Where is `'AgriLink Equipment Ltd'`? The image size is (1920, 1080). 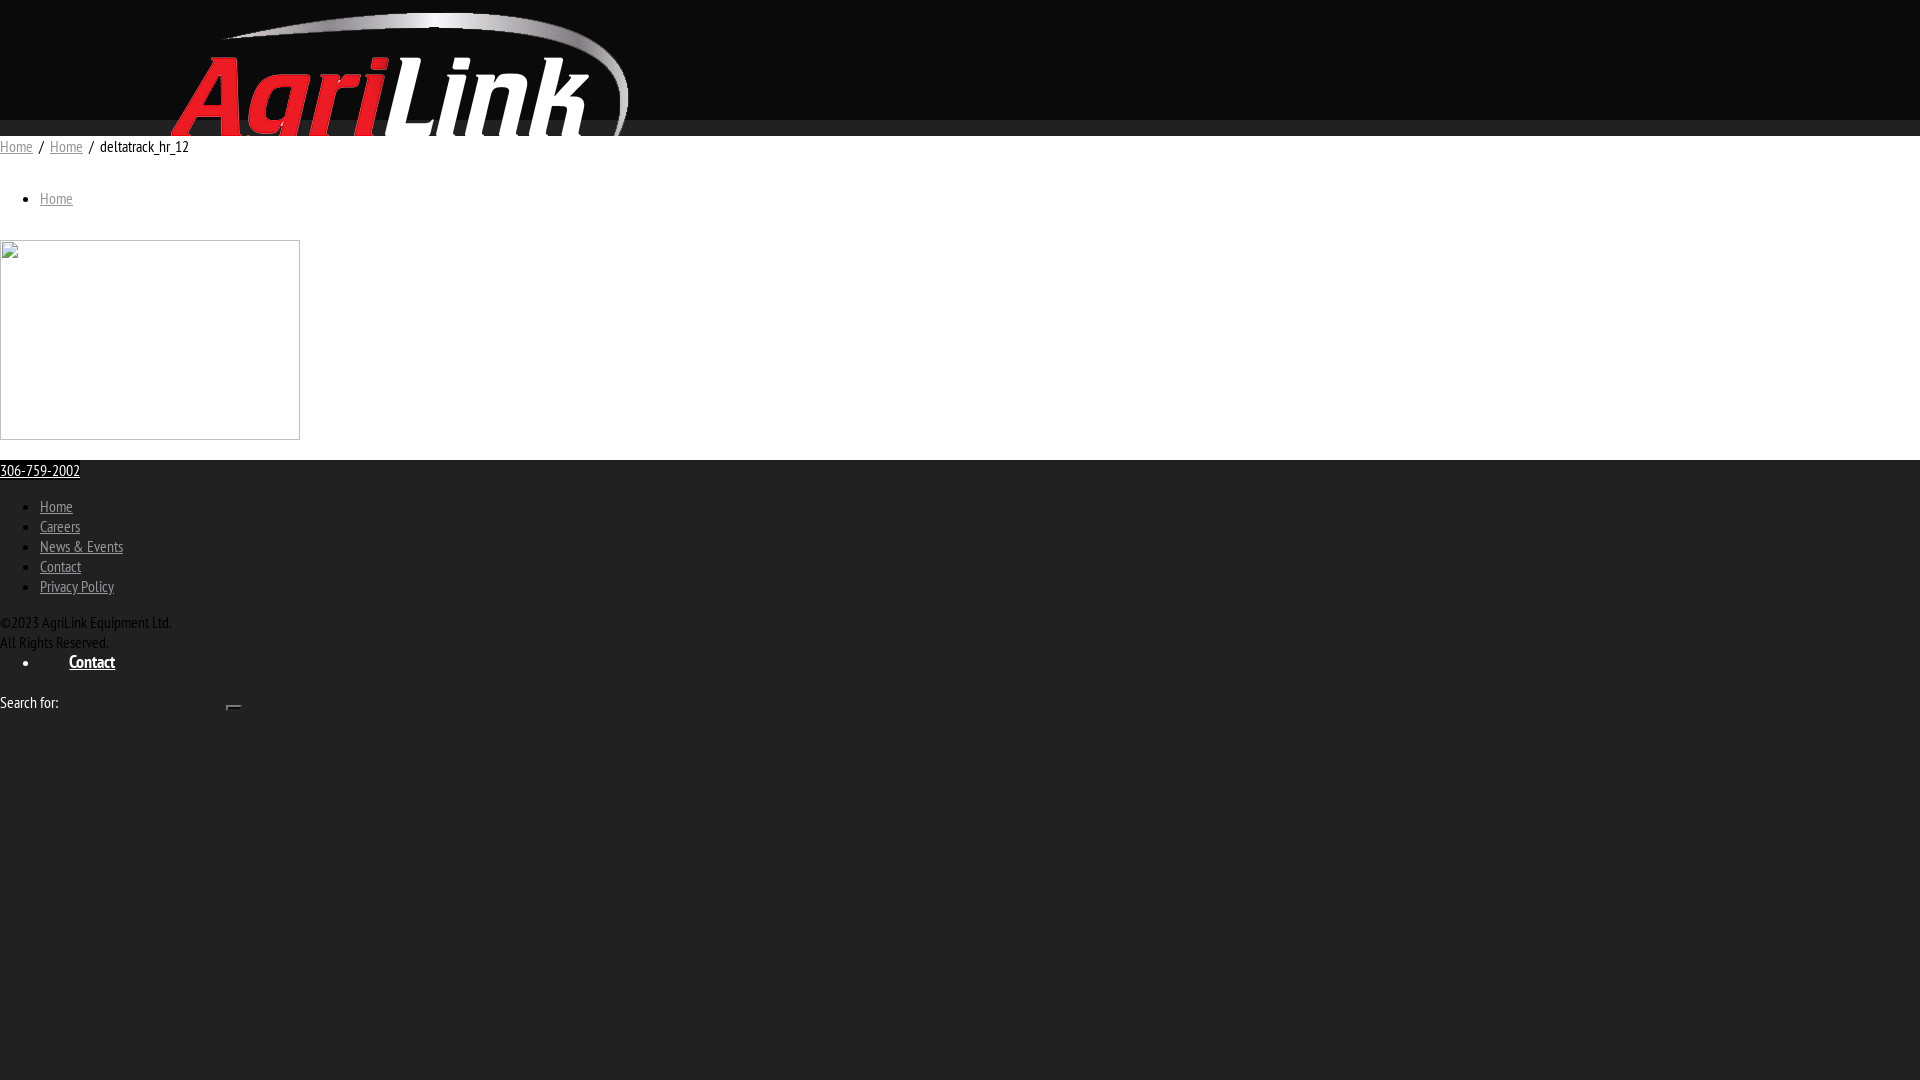 'AgriLink Equipment Ltd' is located at coordinates (399, 88).